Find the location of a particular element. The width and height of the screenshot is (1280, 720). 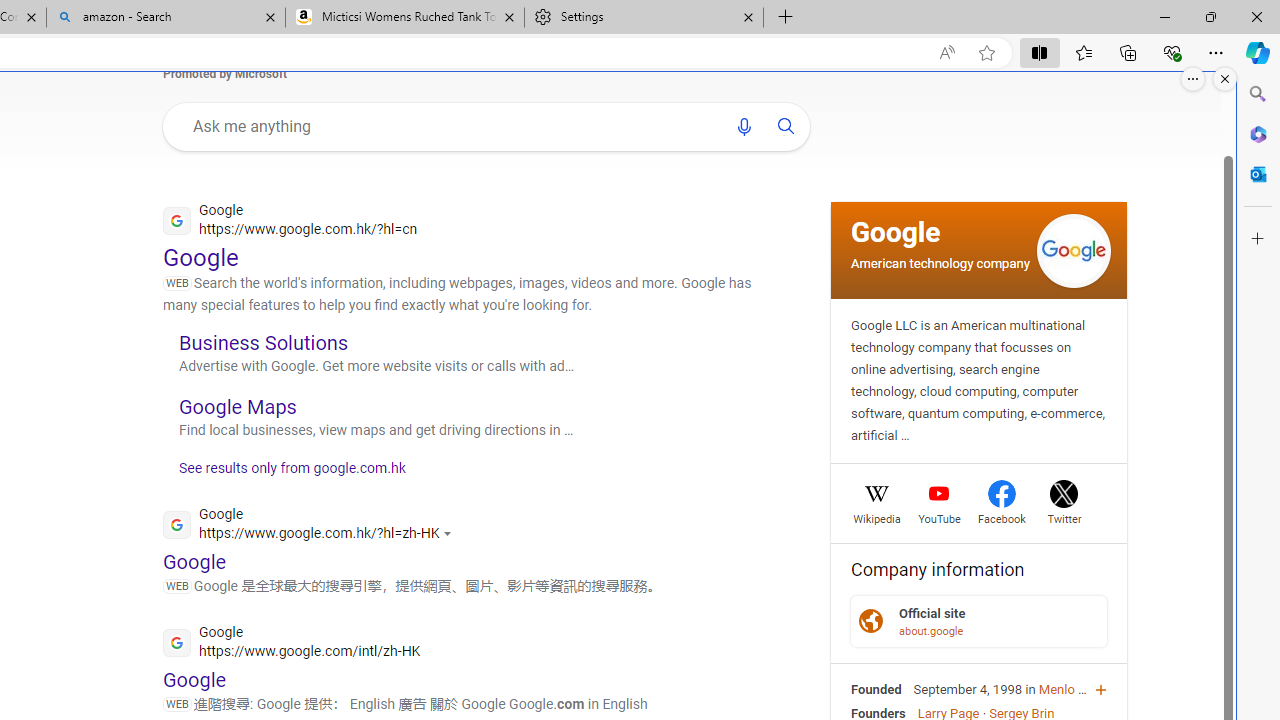

'Ask me anything' is located at coordinates (448, 126).